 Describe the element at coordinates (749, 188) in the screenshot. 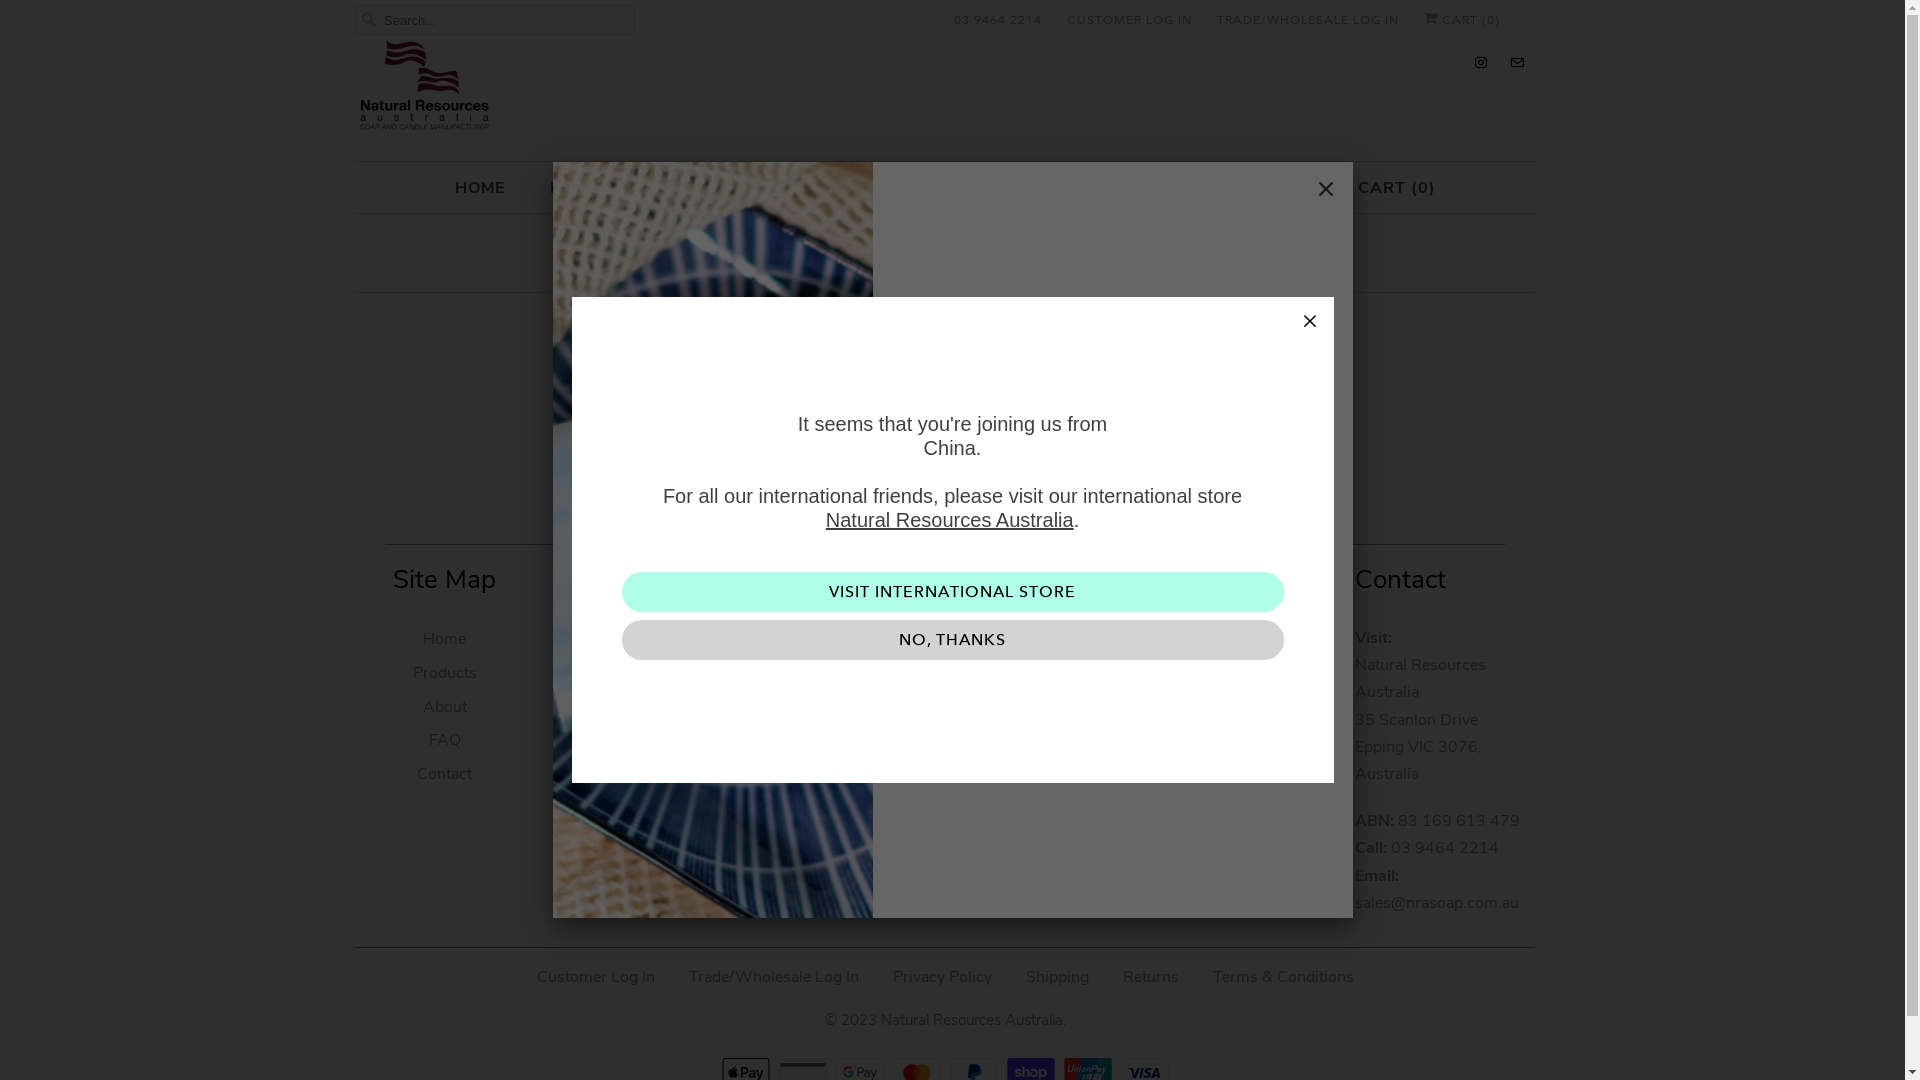

I see `'ABOUT'` at that location.